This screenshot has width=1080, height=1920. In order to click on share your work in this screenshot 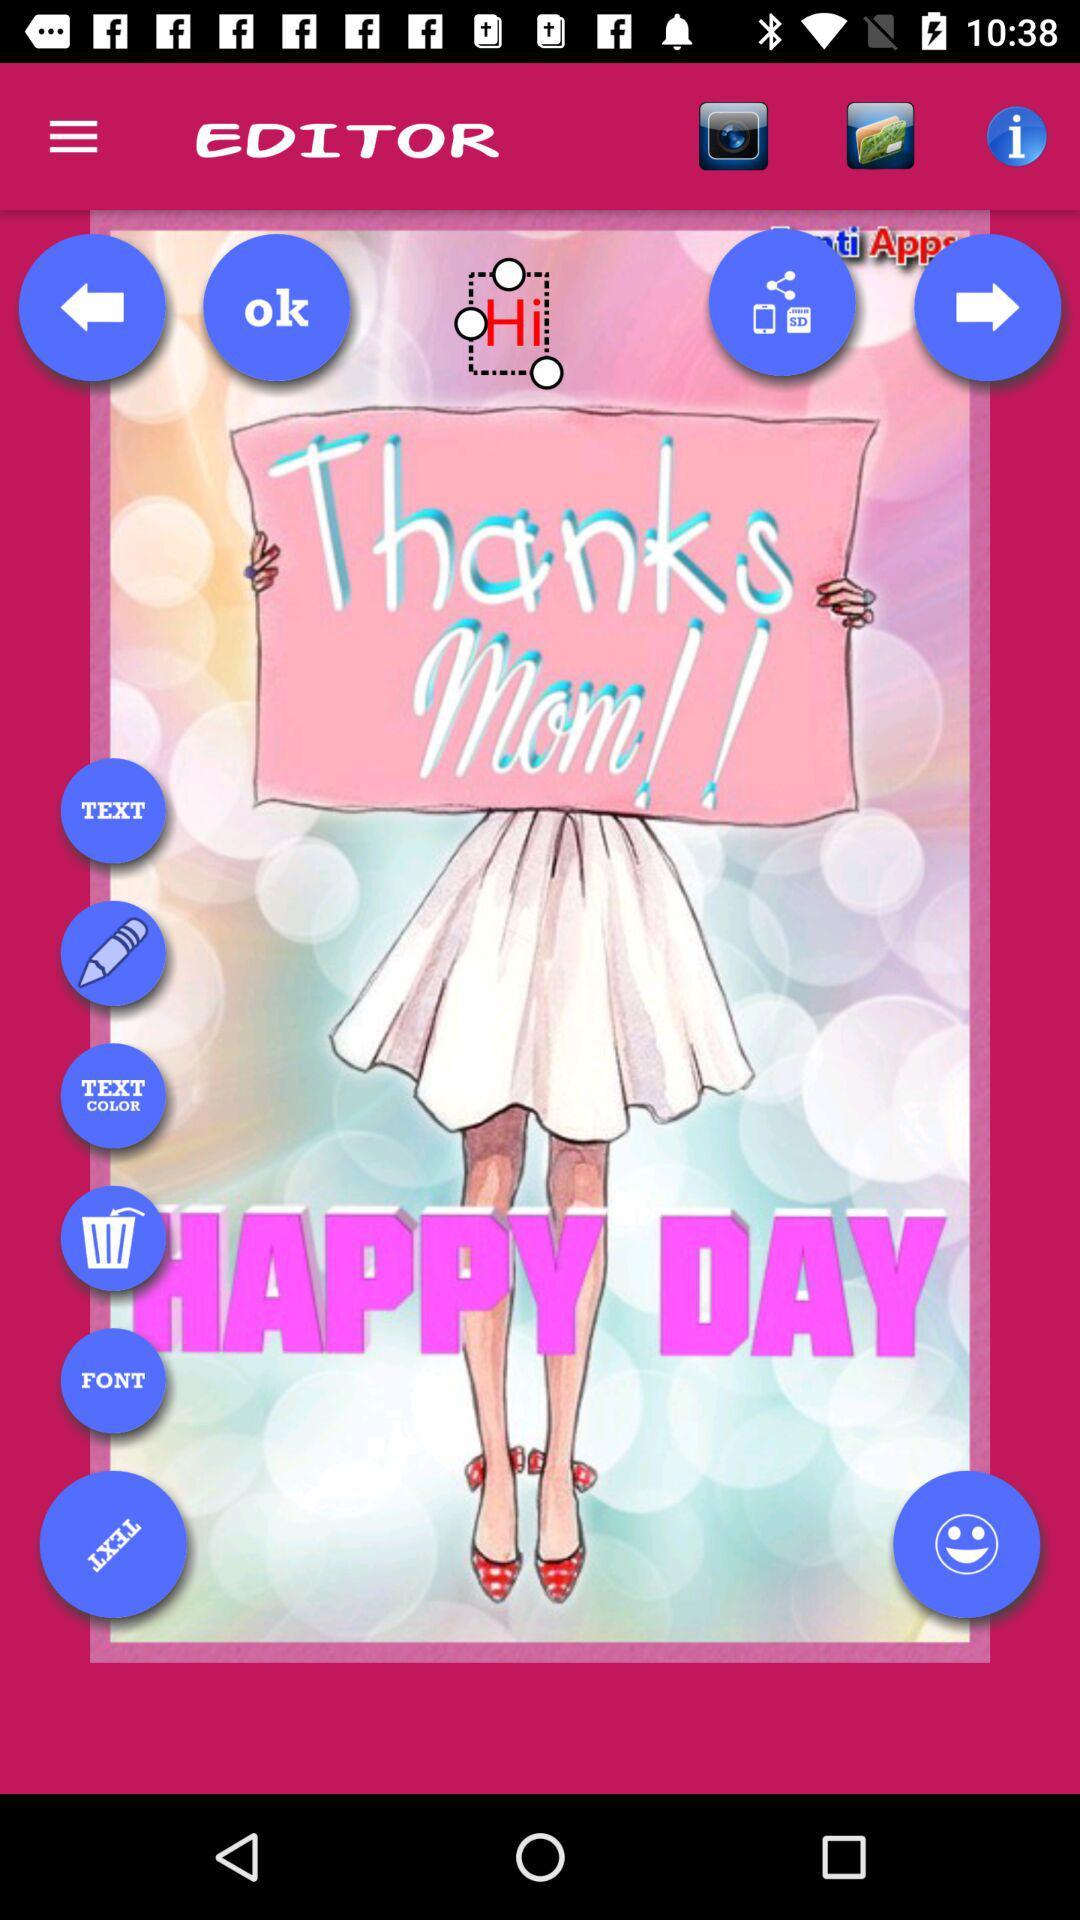, I will do `click(781, 301)`.